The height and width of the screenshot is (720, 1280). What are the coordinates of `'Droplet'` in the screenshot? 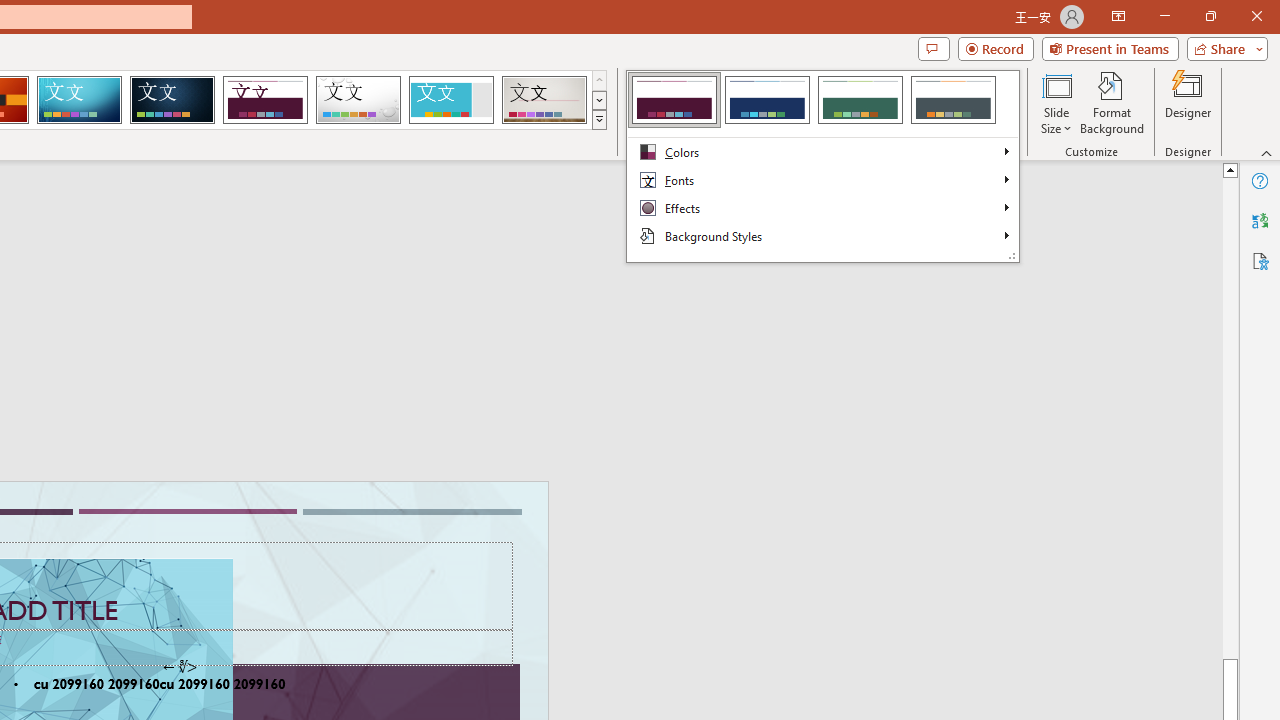 It's located at (358, 100).